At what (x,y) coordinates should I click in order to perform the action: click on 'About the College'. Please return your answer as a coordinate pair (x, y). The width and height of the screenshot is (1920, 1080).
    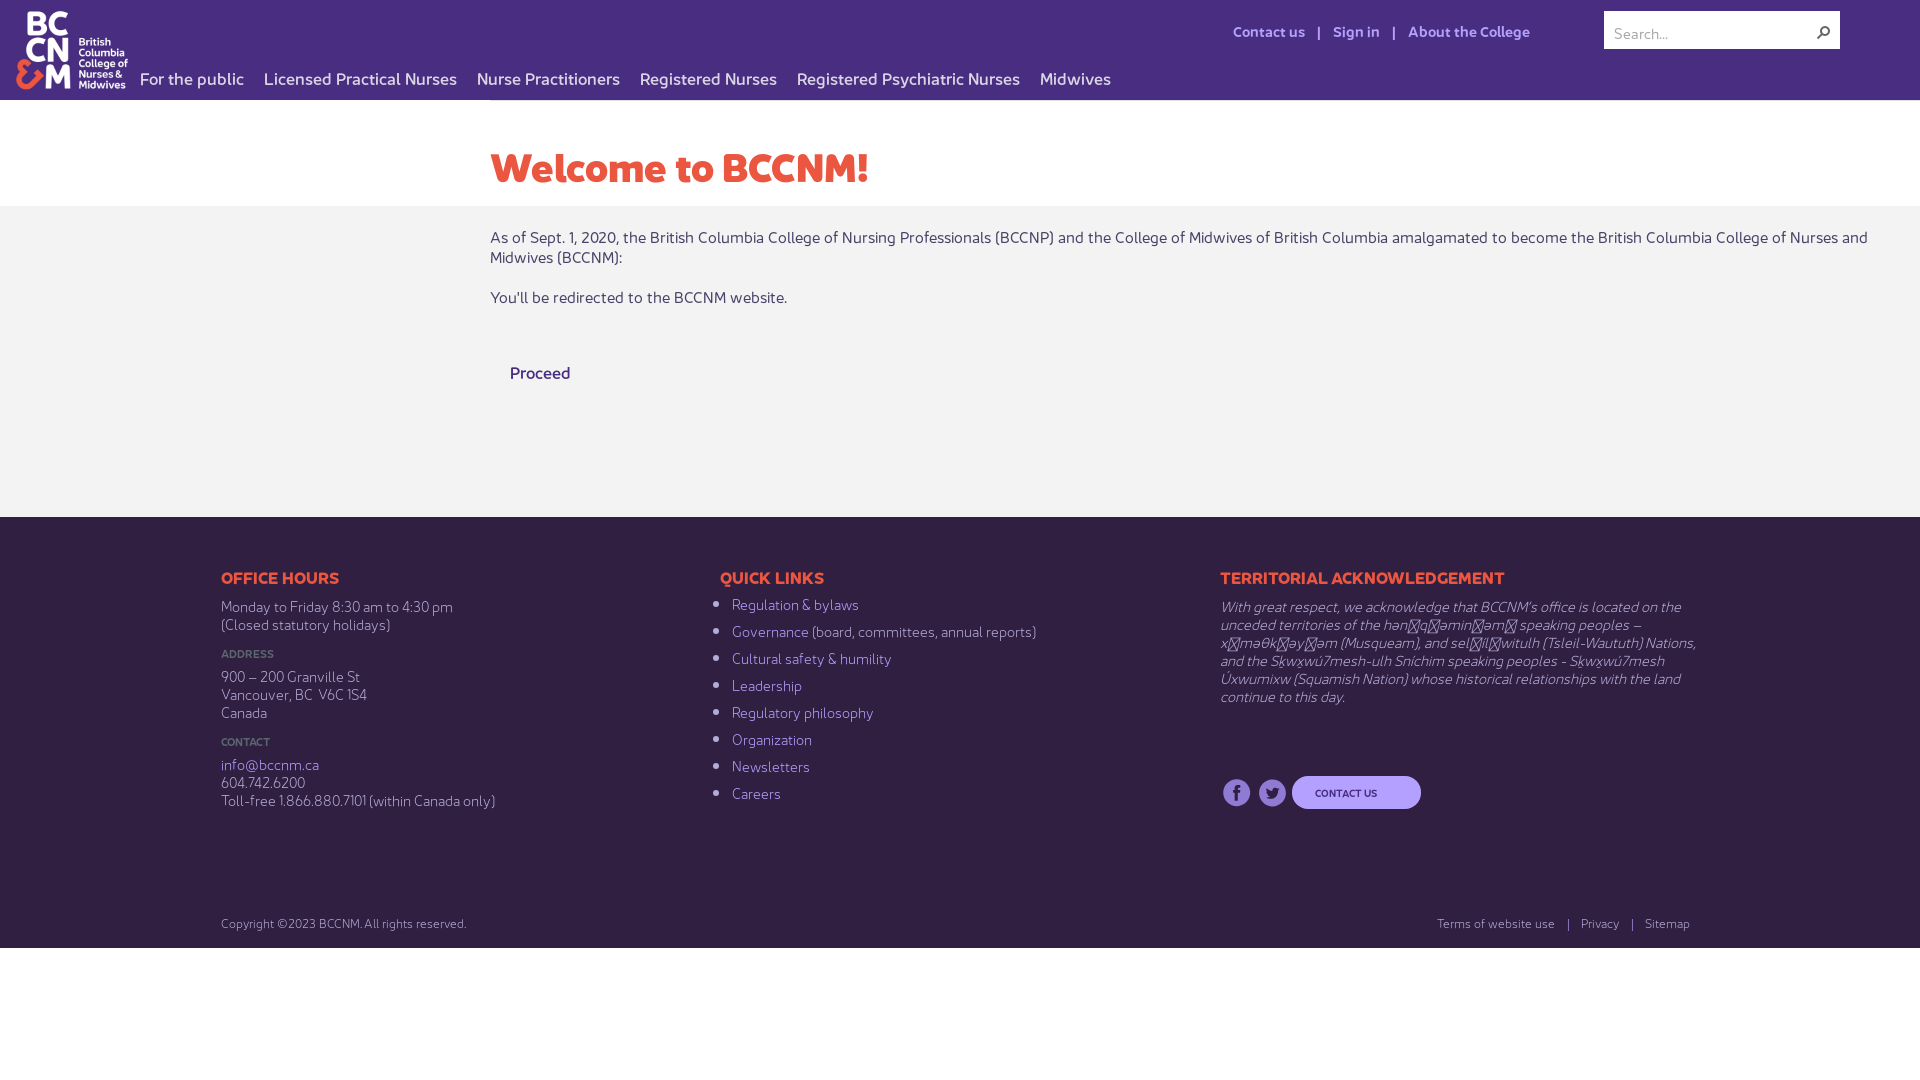
    Looking at the image, I should click on (1379, 30).